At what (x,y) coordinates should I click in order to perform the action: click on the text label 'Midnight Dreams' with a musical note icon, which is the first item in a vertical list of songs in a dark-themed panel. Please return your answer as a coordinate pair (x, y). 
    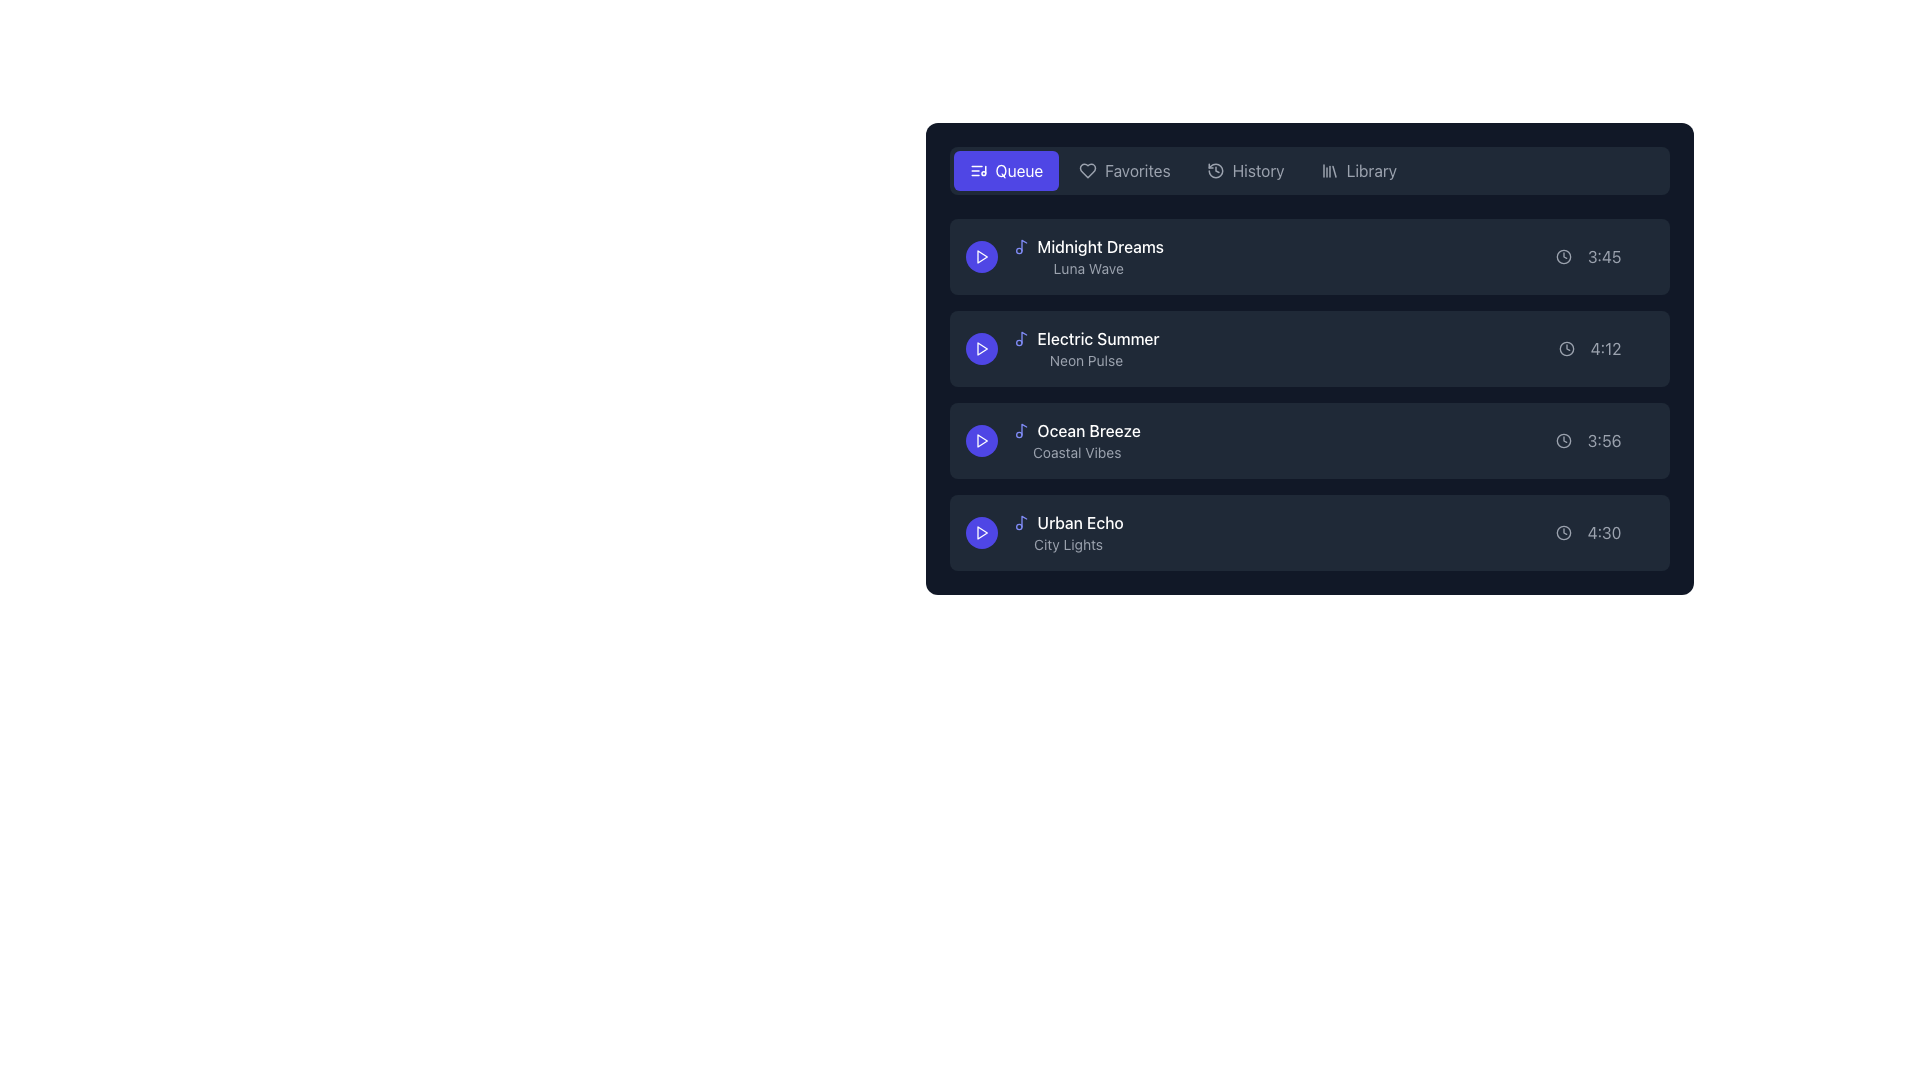
    Looking at the image, I should click on (1087, 245).